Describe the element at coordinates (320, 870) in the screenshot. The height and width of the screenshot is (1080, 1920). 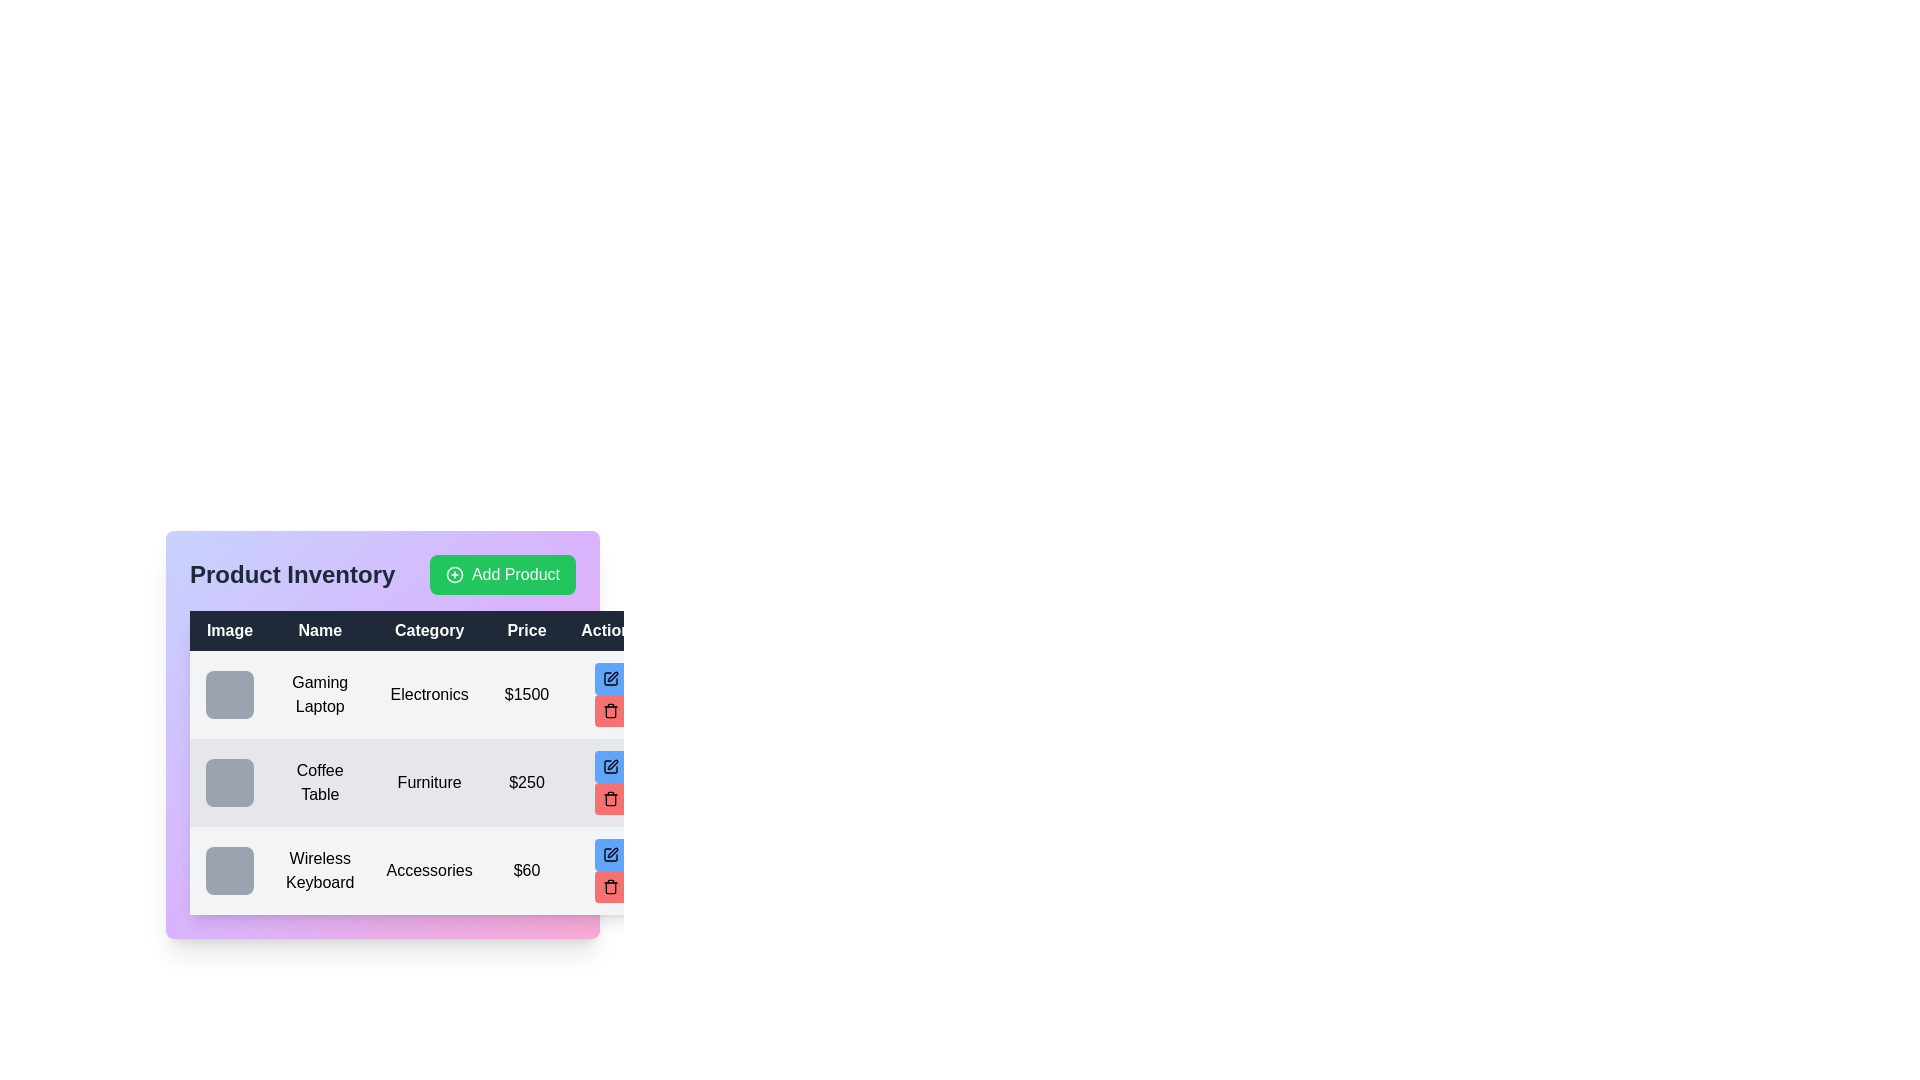
I see `the text label identifying the product name 'Wireless Keyboard' located in the third row under the 'Name' column to possibly reveal details` at that location.